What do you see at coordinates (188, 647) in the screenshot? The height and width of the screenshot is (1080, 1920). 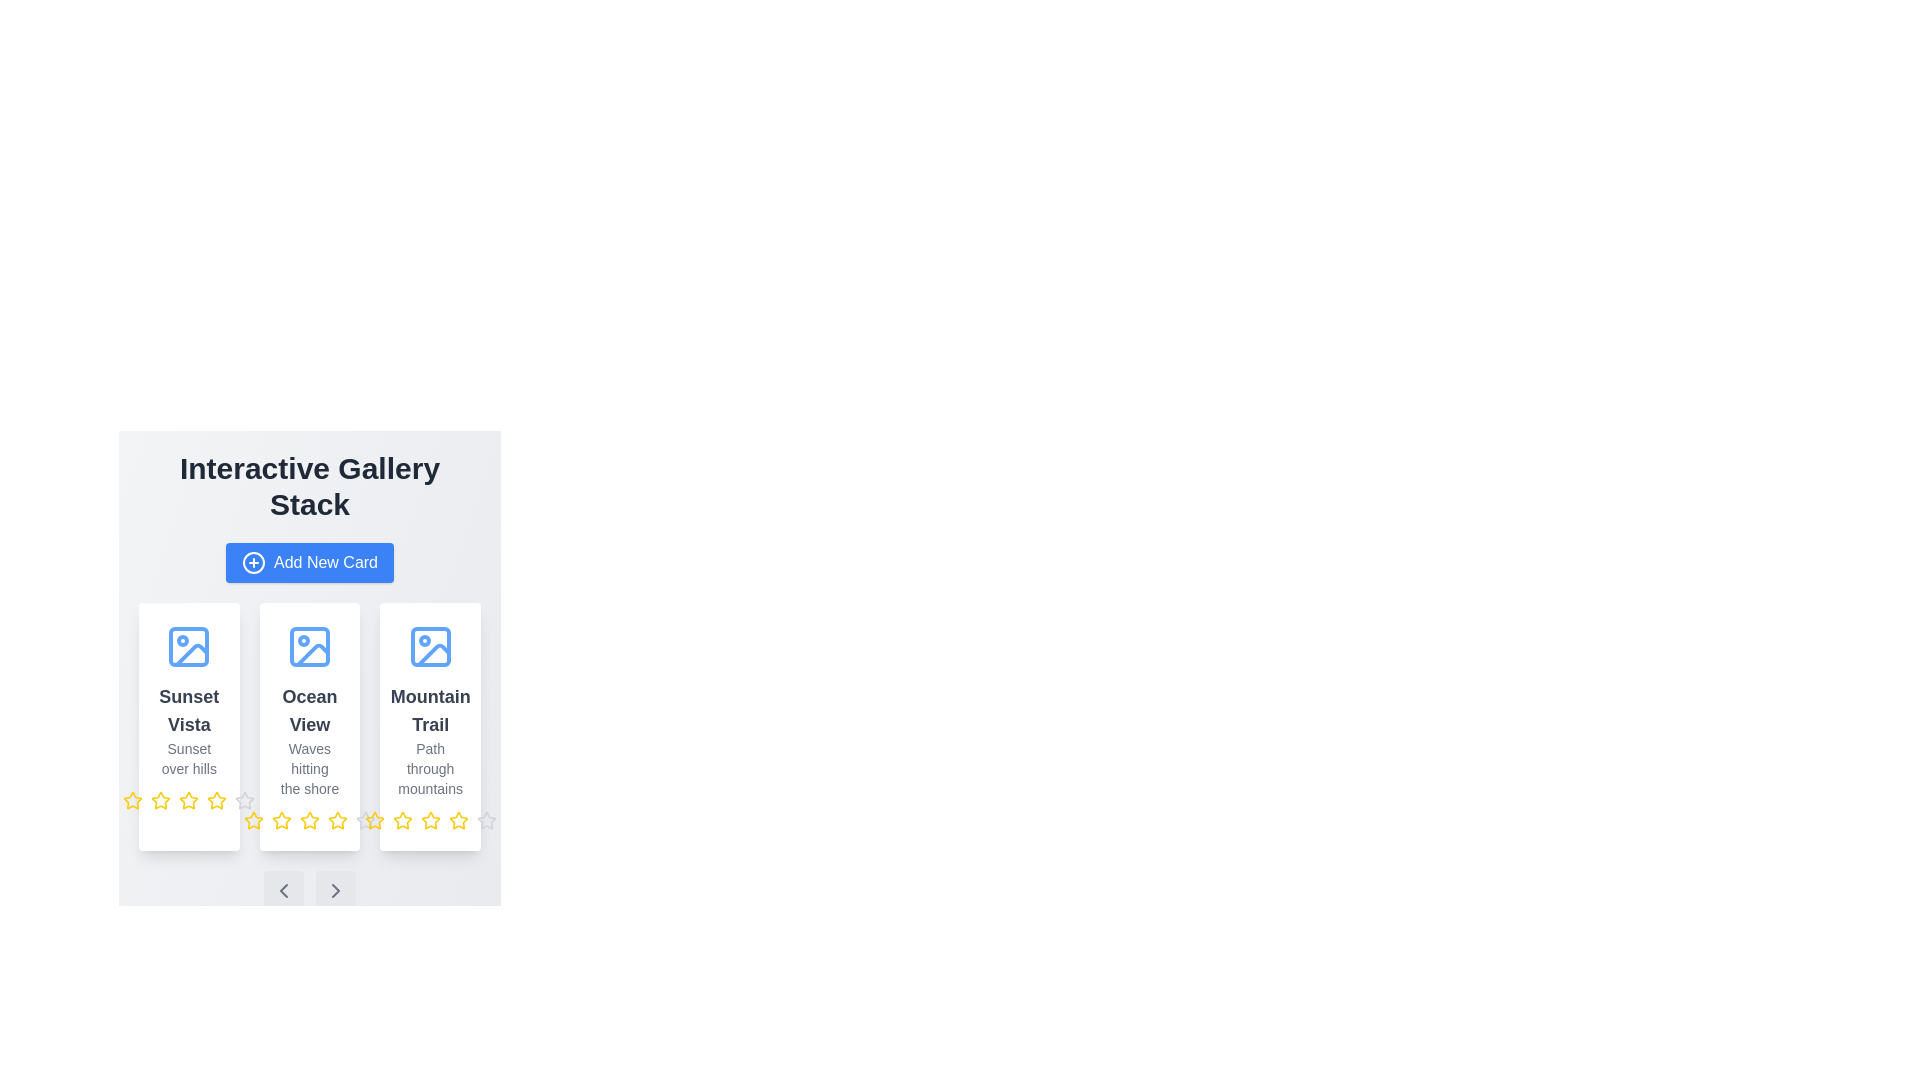 I see `to select or interact with the vibrant blue icon styled as an image placeholder located at the top of the 'Sunset Vista' card in the gallery component` at bounding box center [188, 647].